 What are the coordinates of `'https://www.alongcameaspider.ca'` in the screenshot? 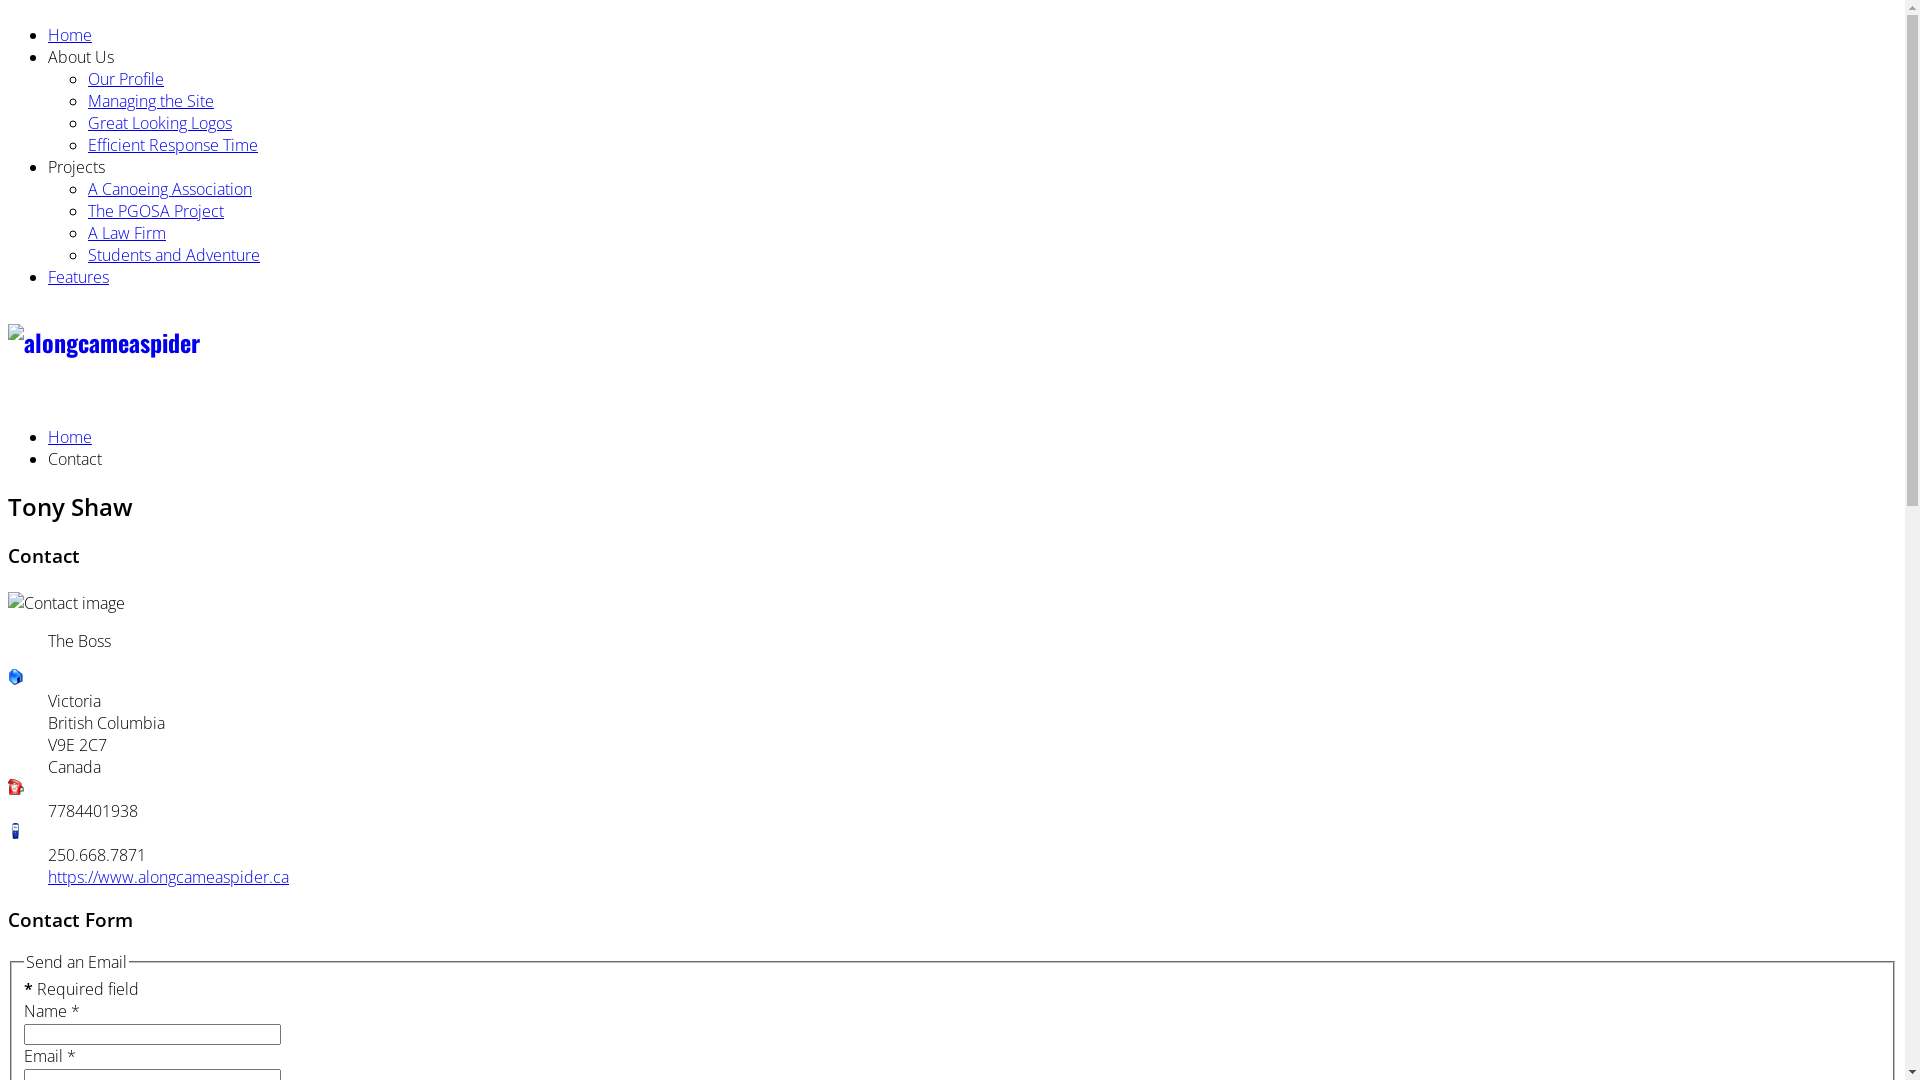 It's located at (48, 875).